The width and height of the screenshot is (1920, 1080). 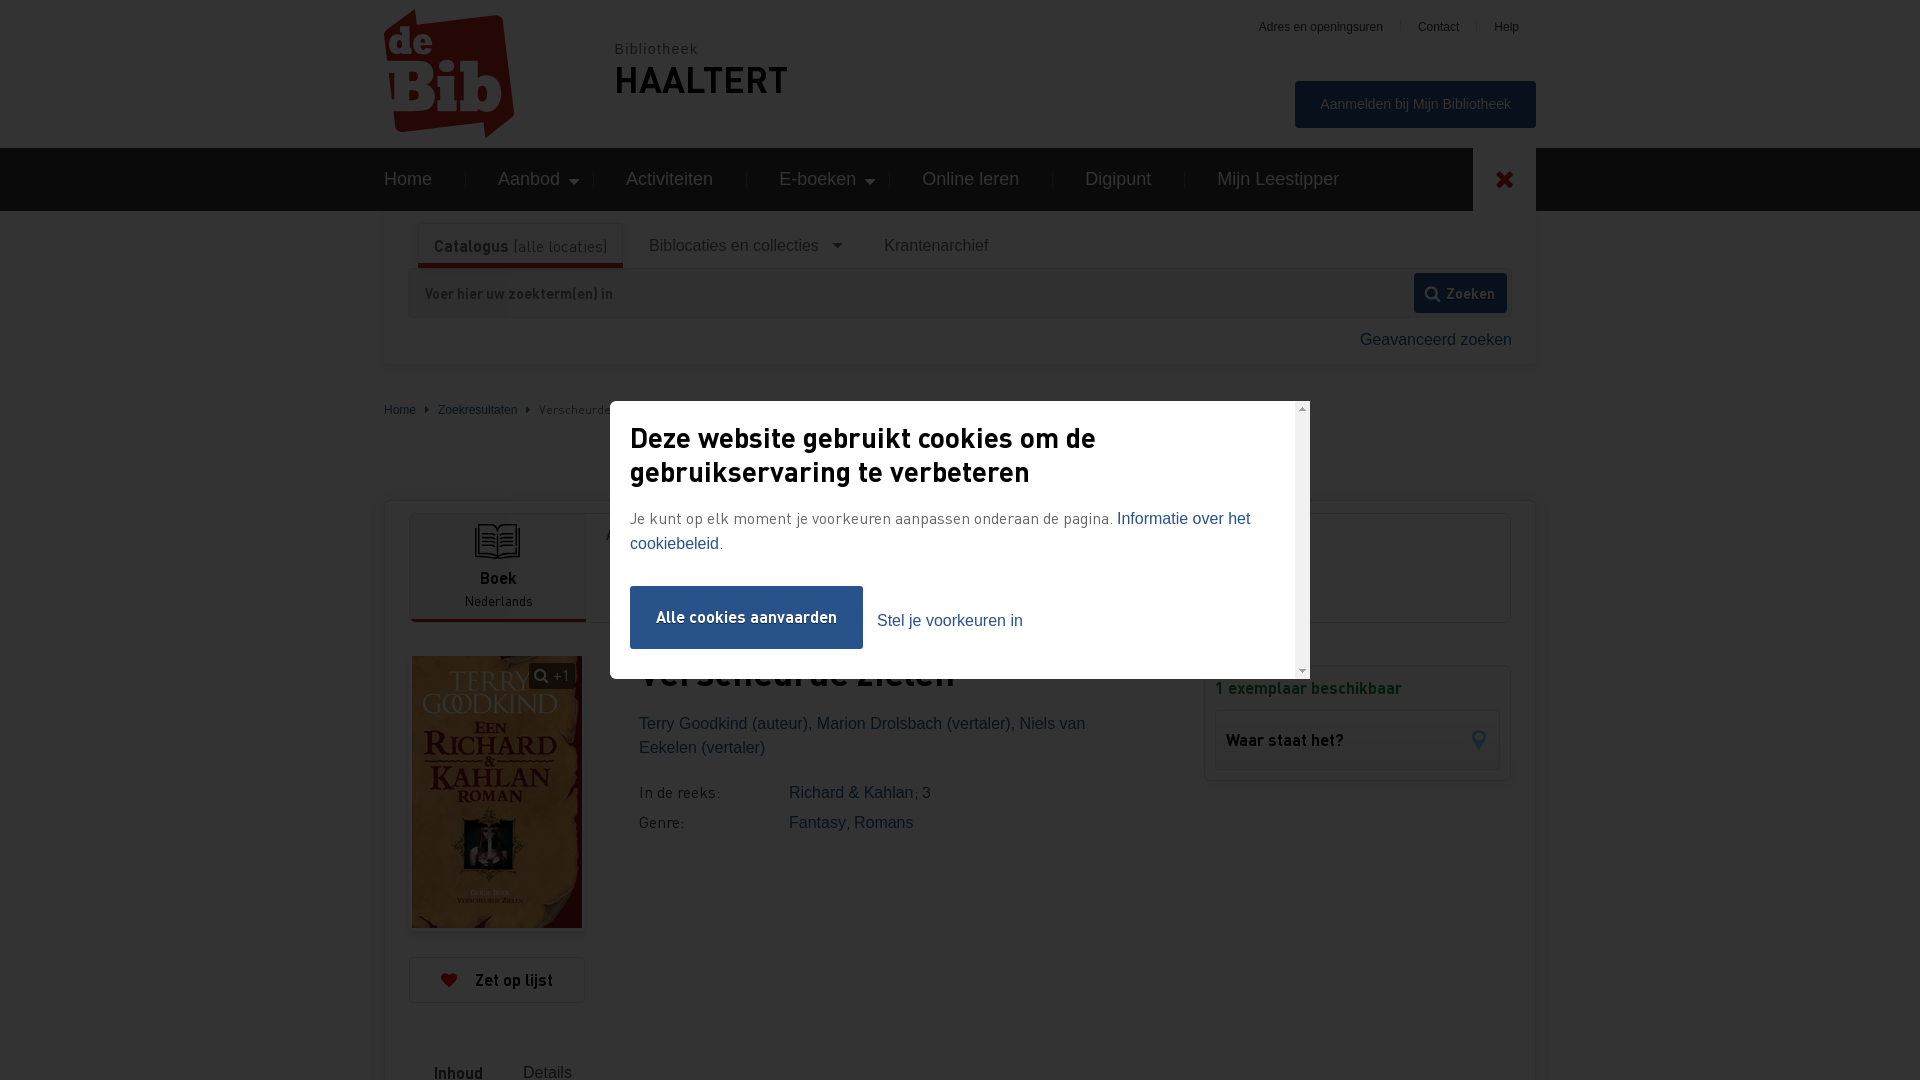 What do you see at coordinates (745, 616) in the screenshot?
I see `'Alle cookies aanvaarden'` at bounding box center [745, 616].